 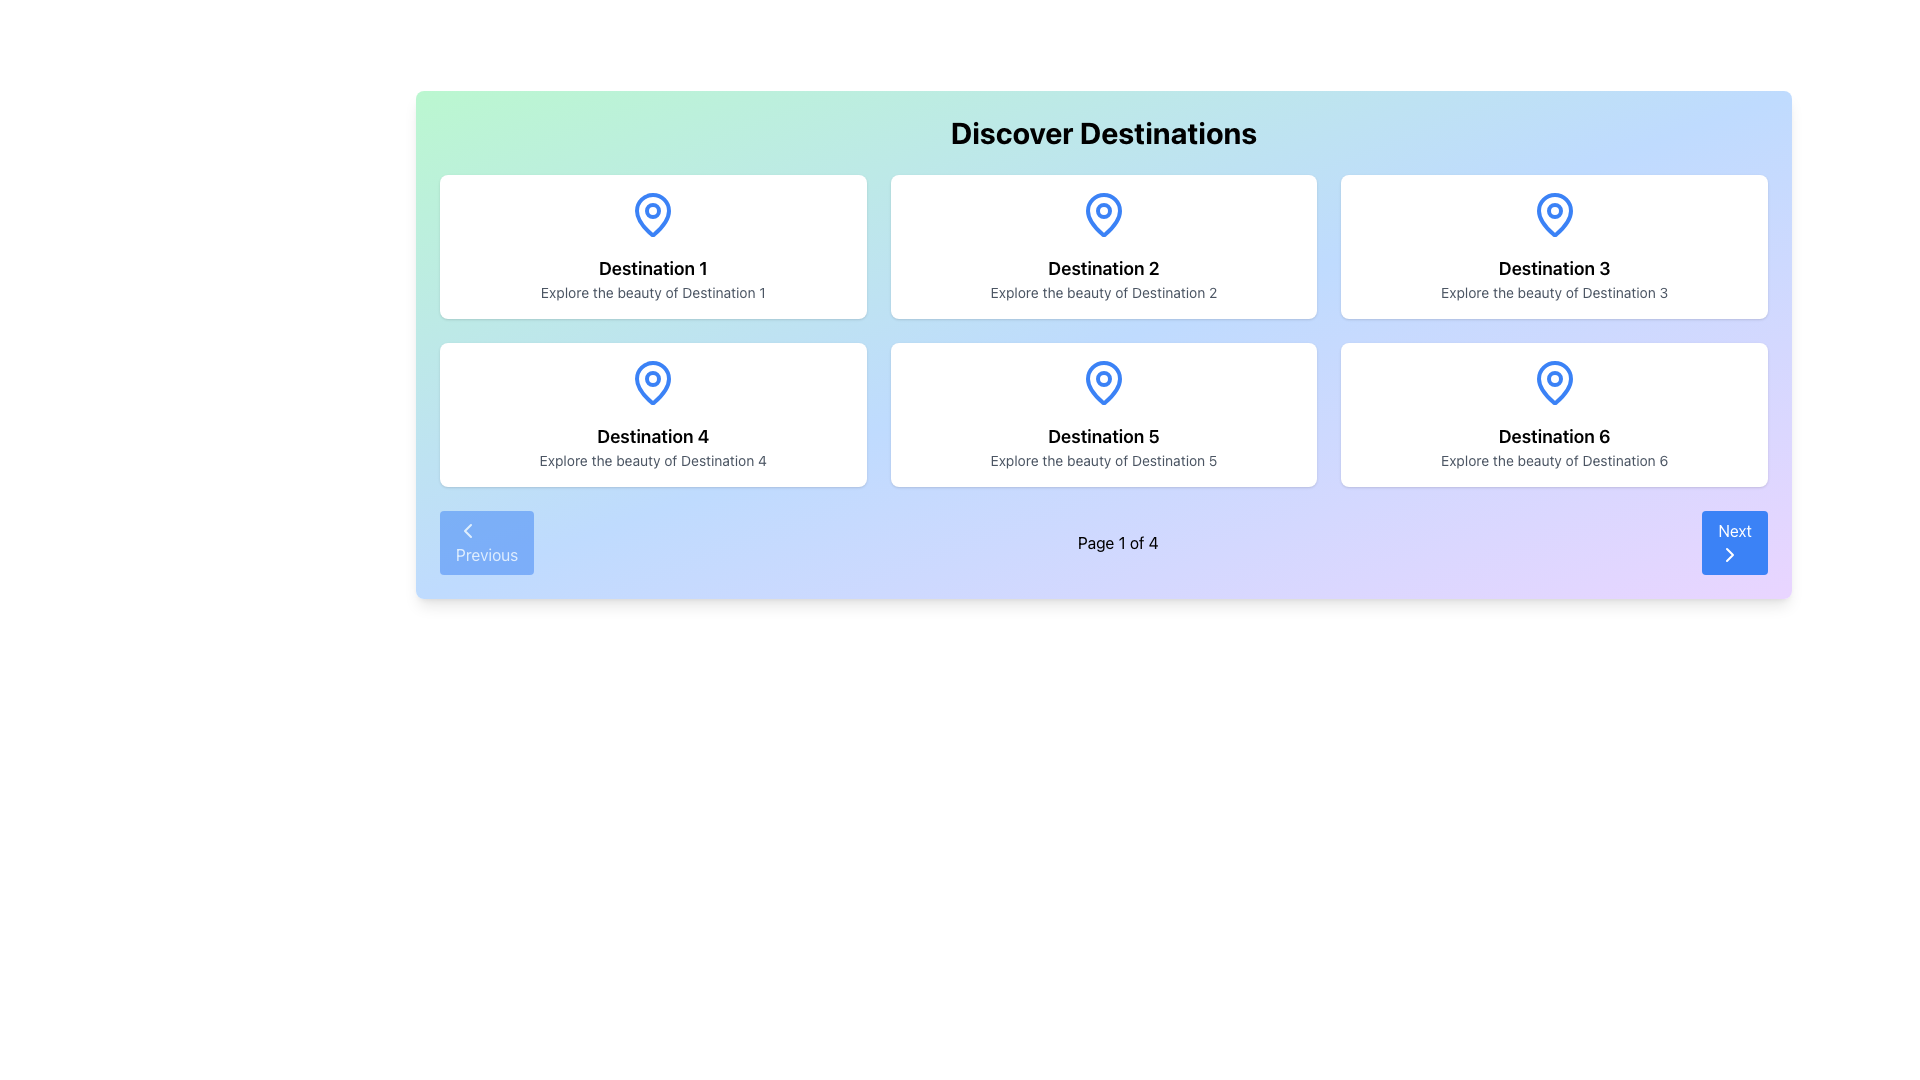 What do you see at coordinates (1729, 555) in the screenshot?
I see `the rightward chevron icon located on the right side of the blue 'Next' button` at bounding box center [1729, 555].